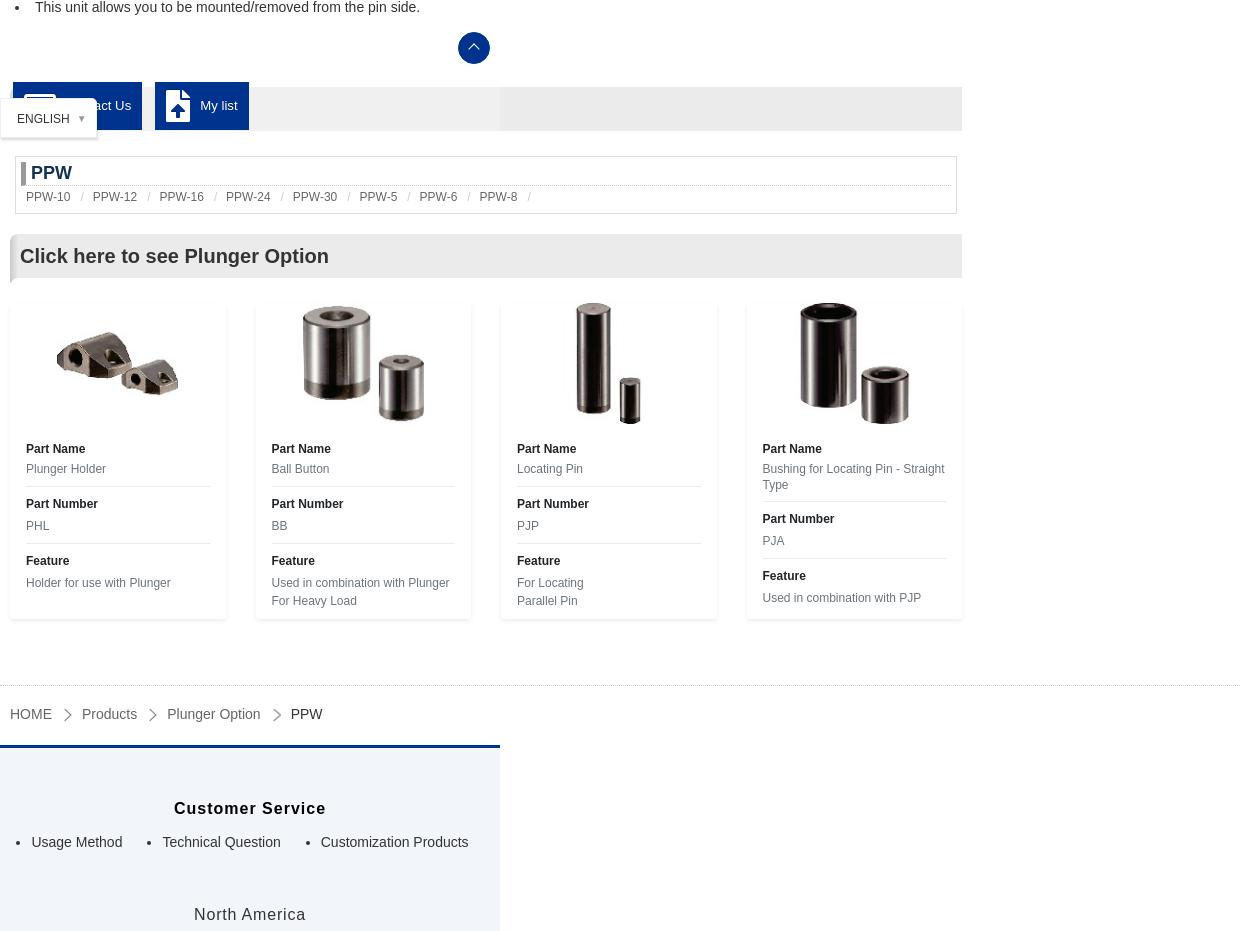 This screenshot has width=1260, height=931. Describe the element at coordinates (549, 469) in the screenshot. I see `'Locating Pin'` at that location.